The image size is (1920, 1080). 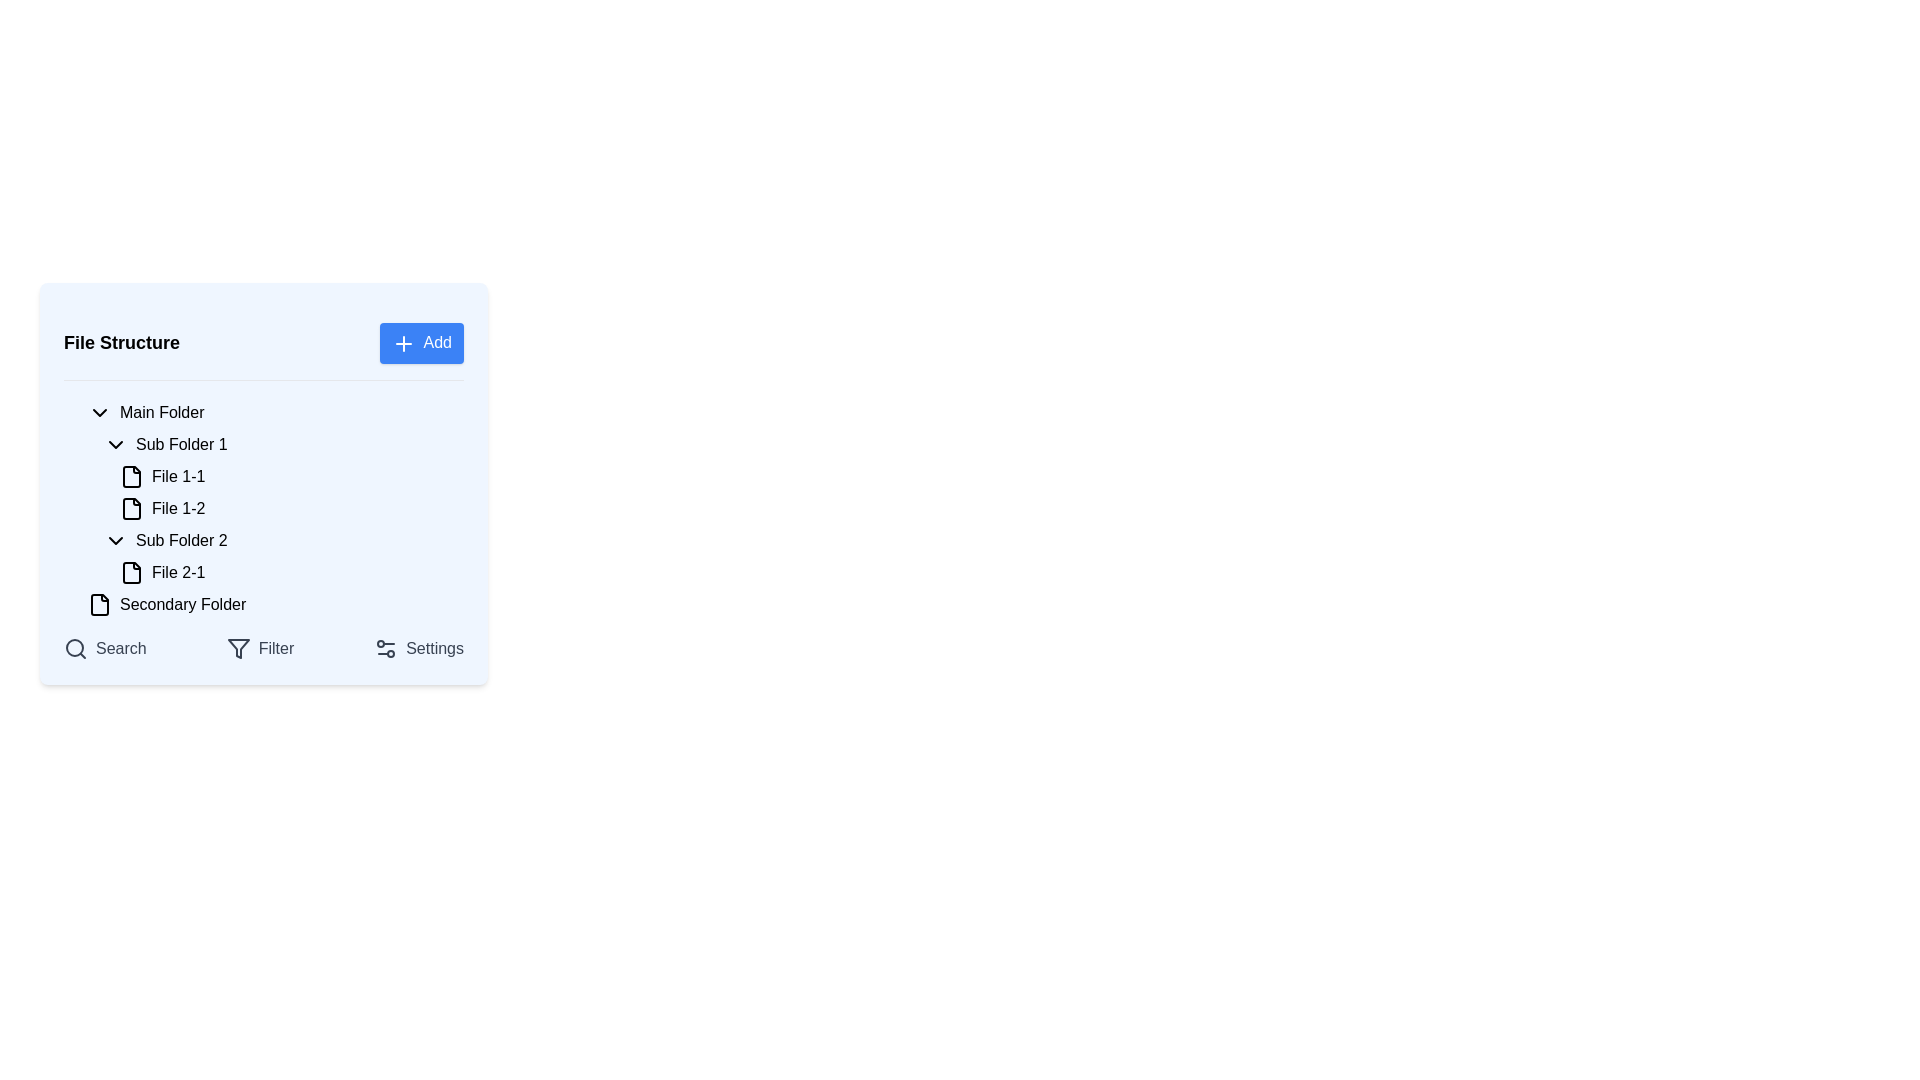 What do you see at coordinates (131, 475) in the screenshot?
I see `the file icon located under the 'Sub Folder 1' node, adjacent to 'File 1-1', representing a file item in the hierarchical tree structure` at bounding box center [131, 475].